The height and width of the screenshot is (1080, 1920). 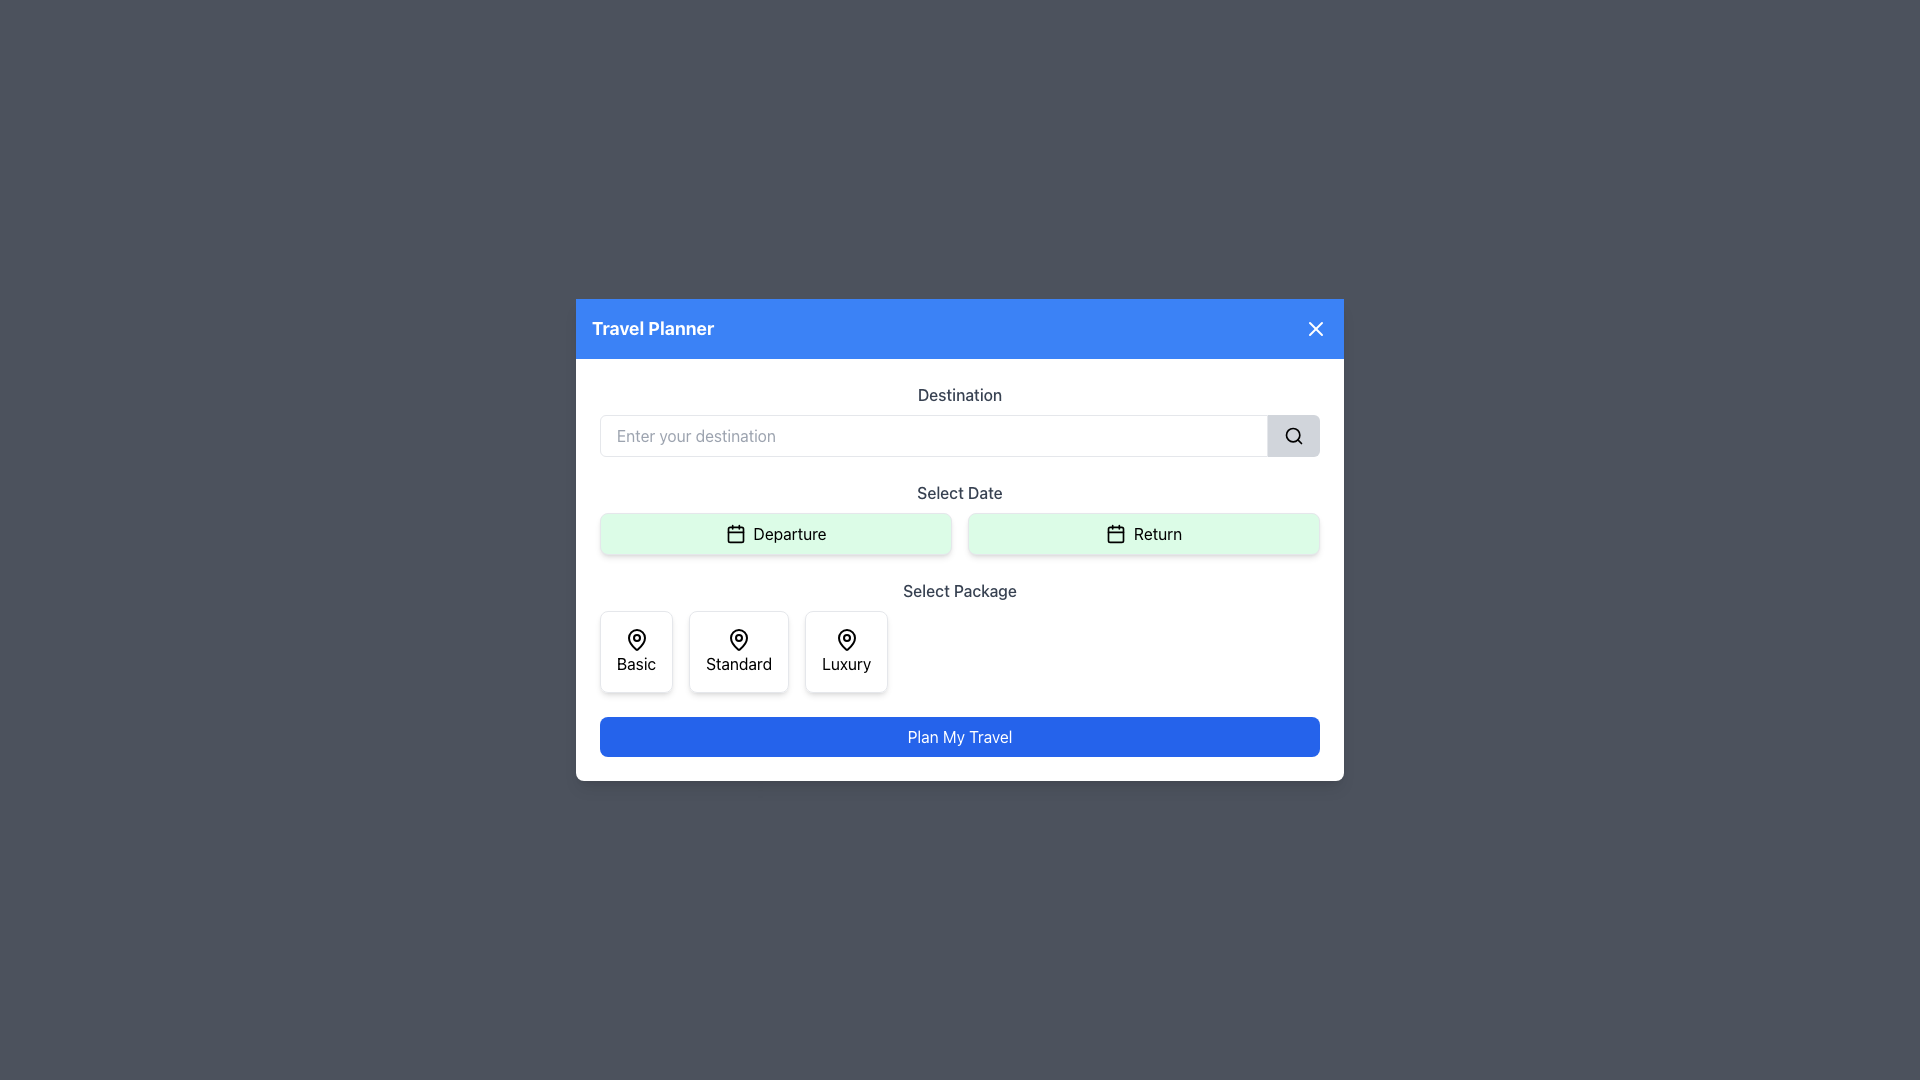 I want to click on text displayed in the prominently styled text label that says 'Travel Planner' located on the left side of the blue header bar at the top of the modal window, so click(x=653, y=327).